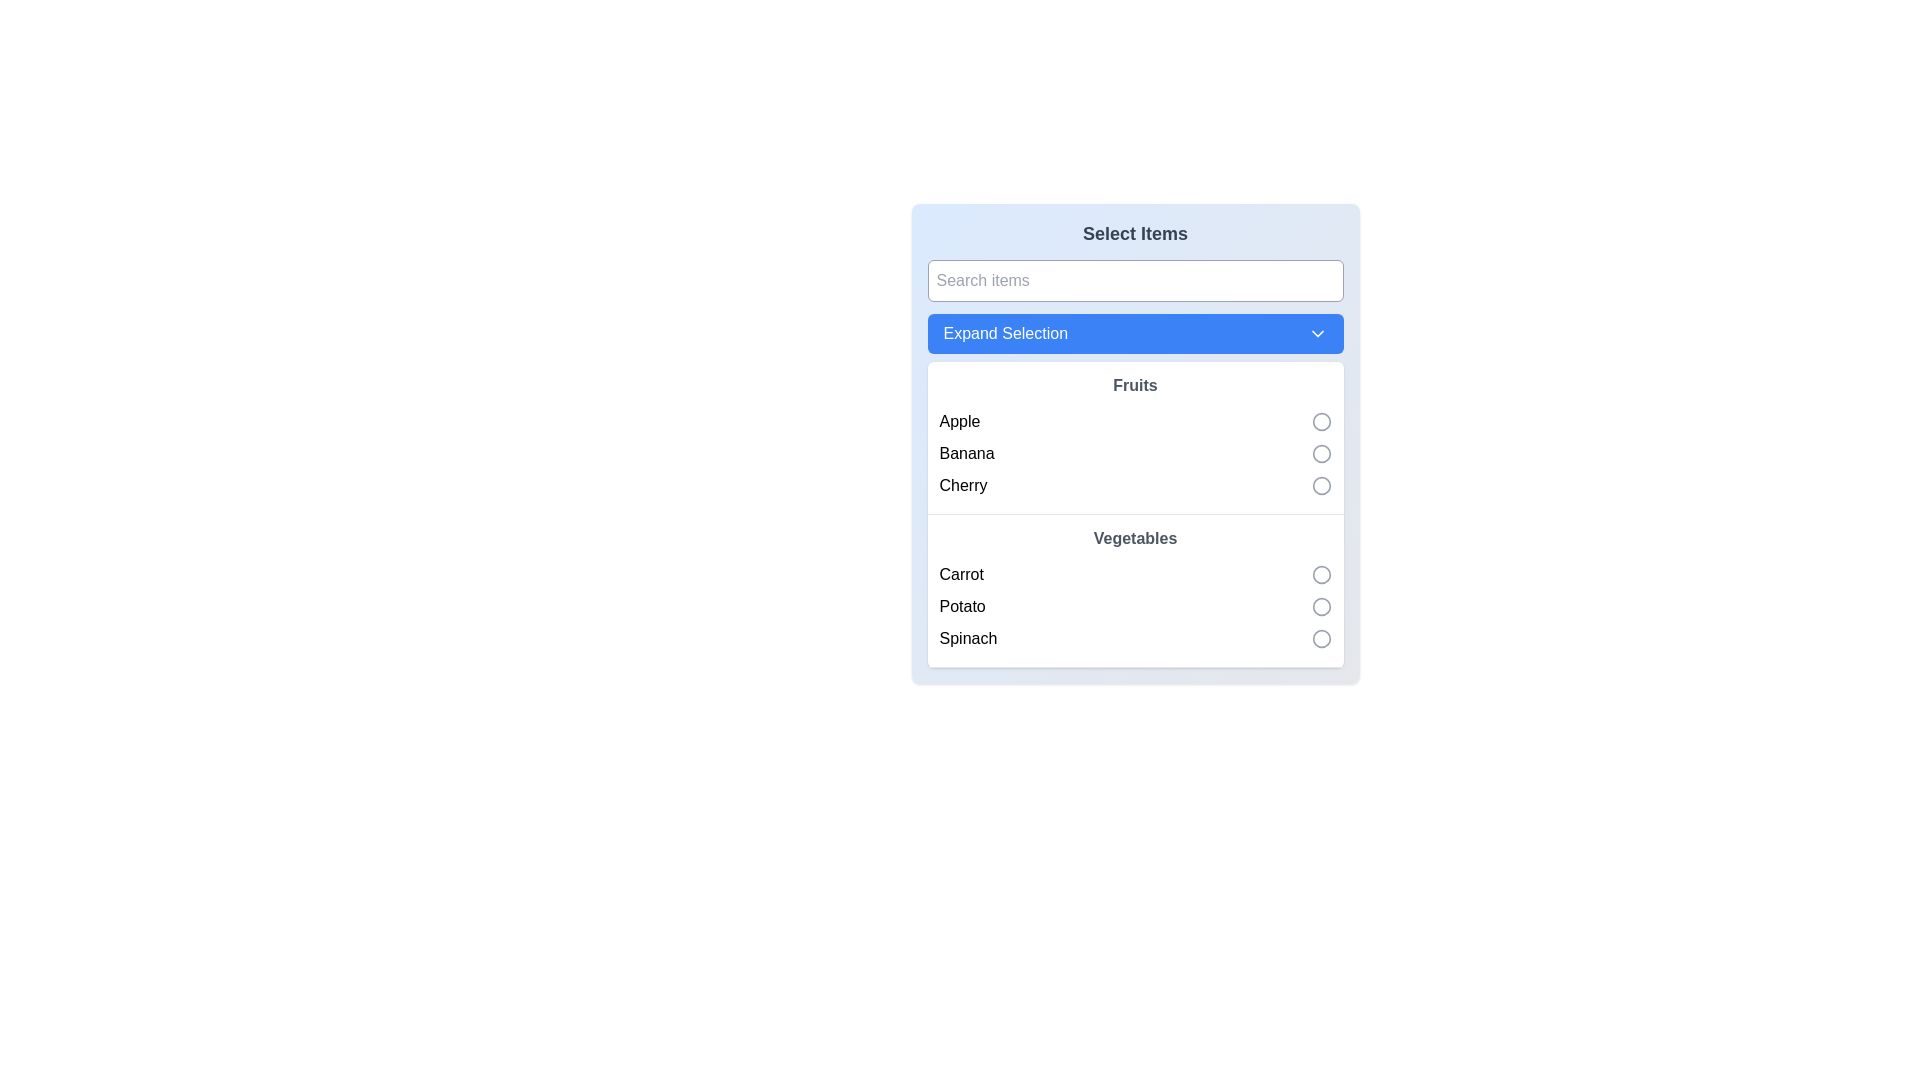 Image resolution: width=1920 pixels, height=1080 pixels. I want to click on the 'Apple' text label in the selection list under the 'Fruits' header, which is the first item in this category, so click(960, 420).